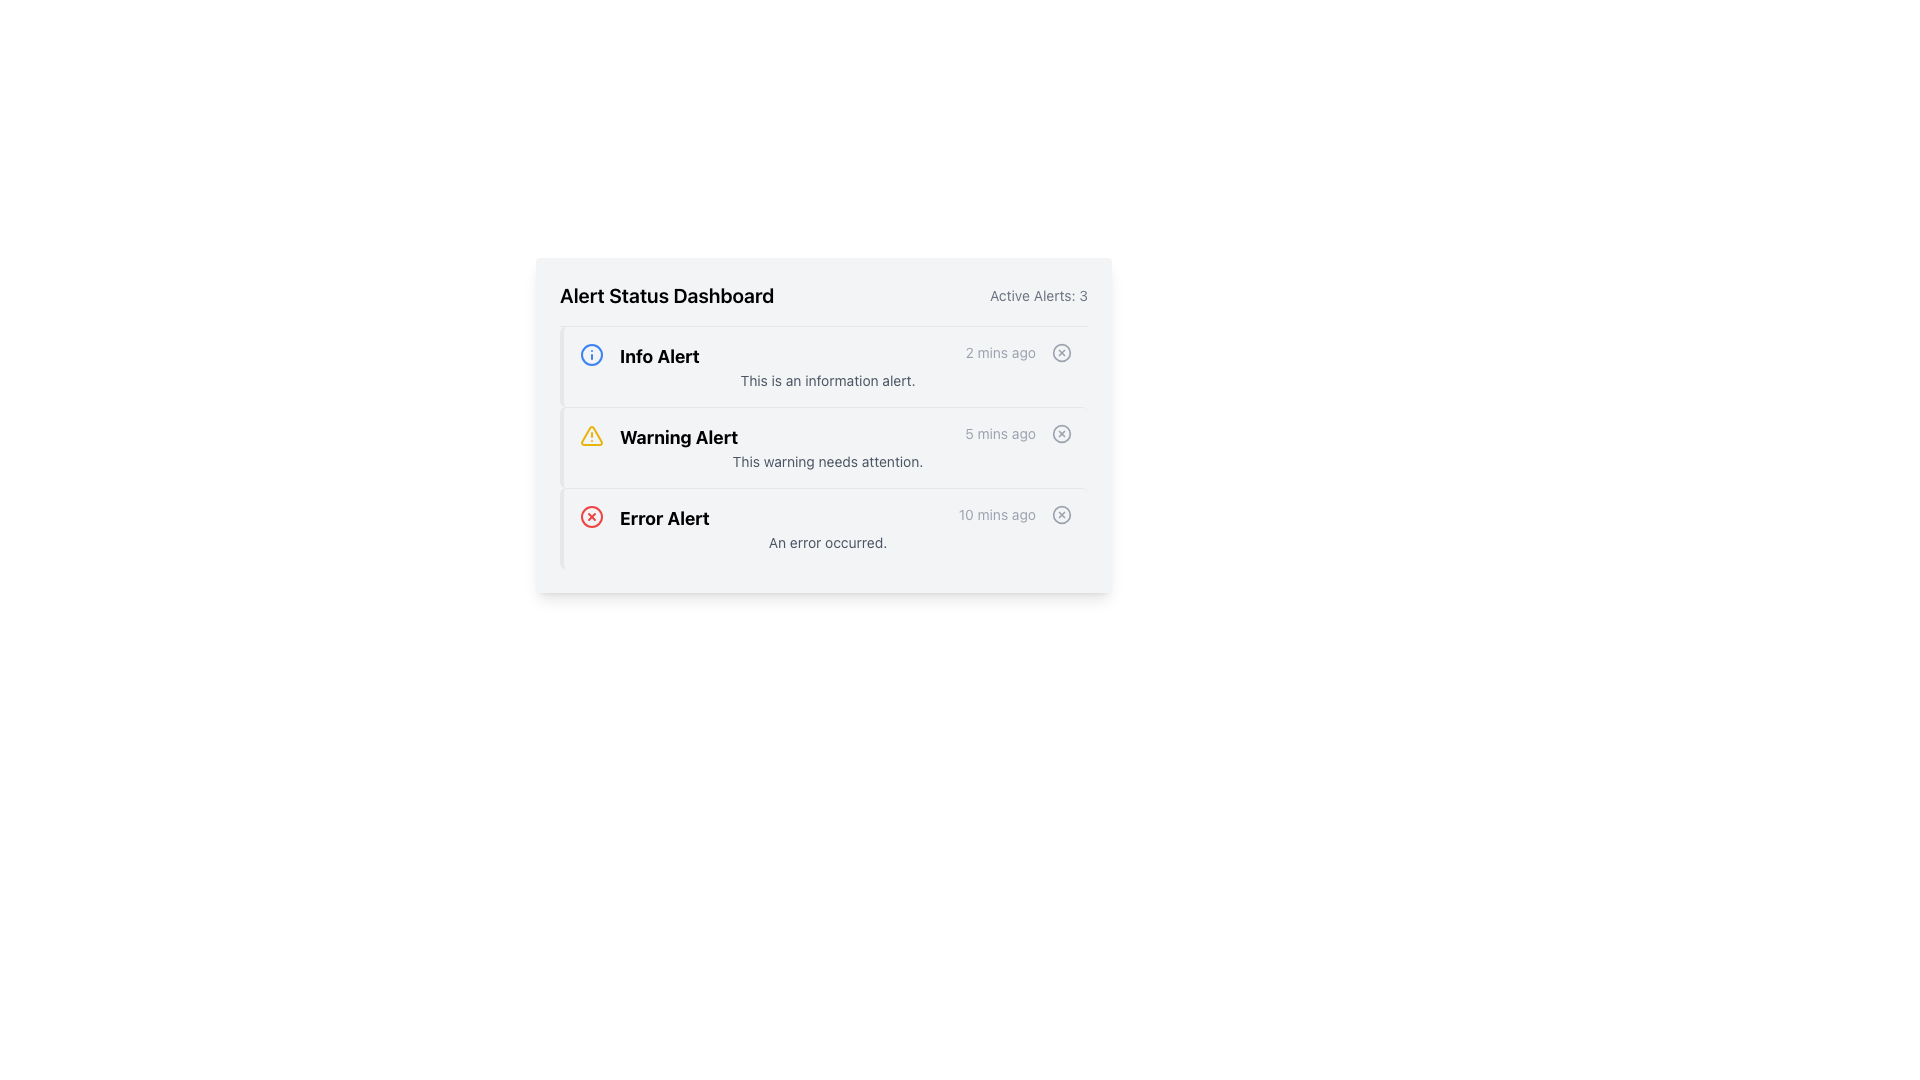 The width and height of the screenshot is (1920, 1080). I want to click on the triangular warning icon with a yellow outline and exclamation mark, located in the second list item of the alert list next to 'Warning Alert' and '5 mins ago', so click(590, 434).